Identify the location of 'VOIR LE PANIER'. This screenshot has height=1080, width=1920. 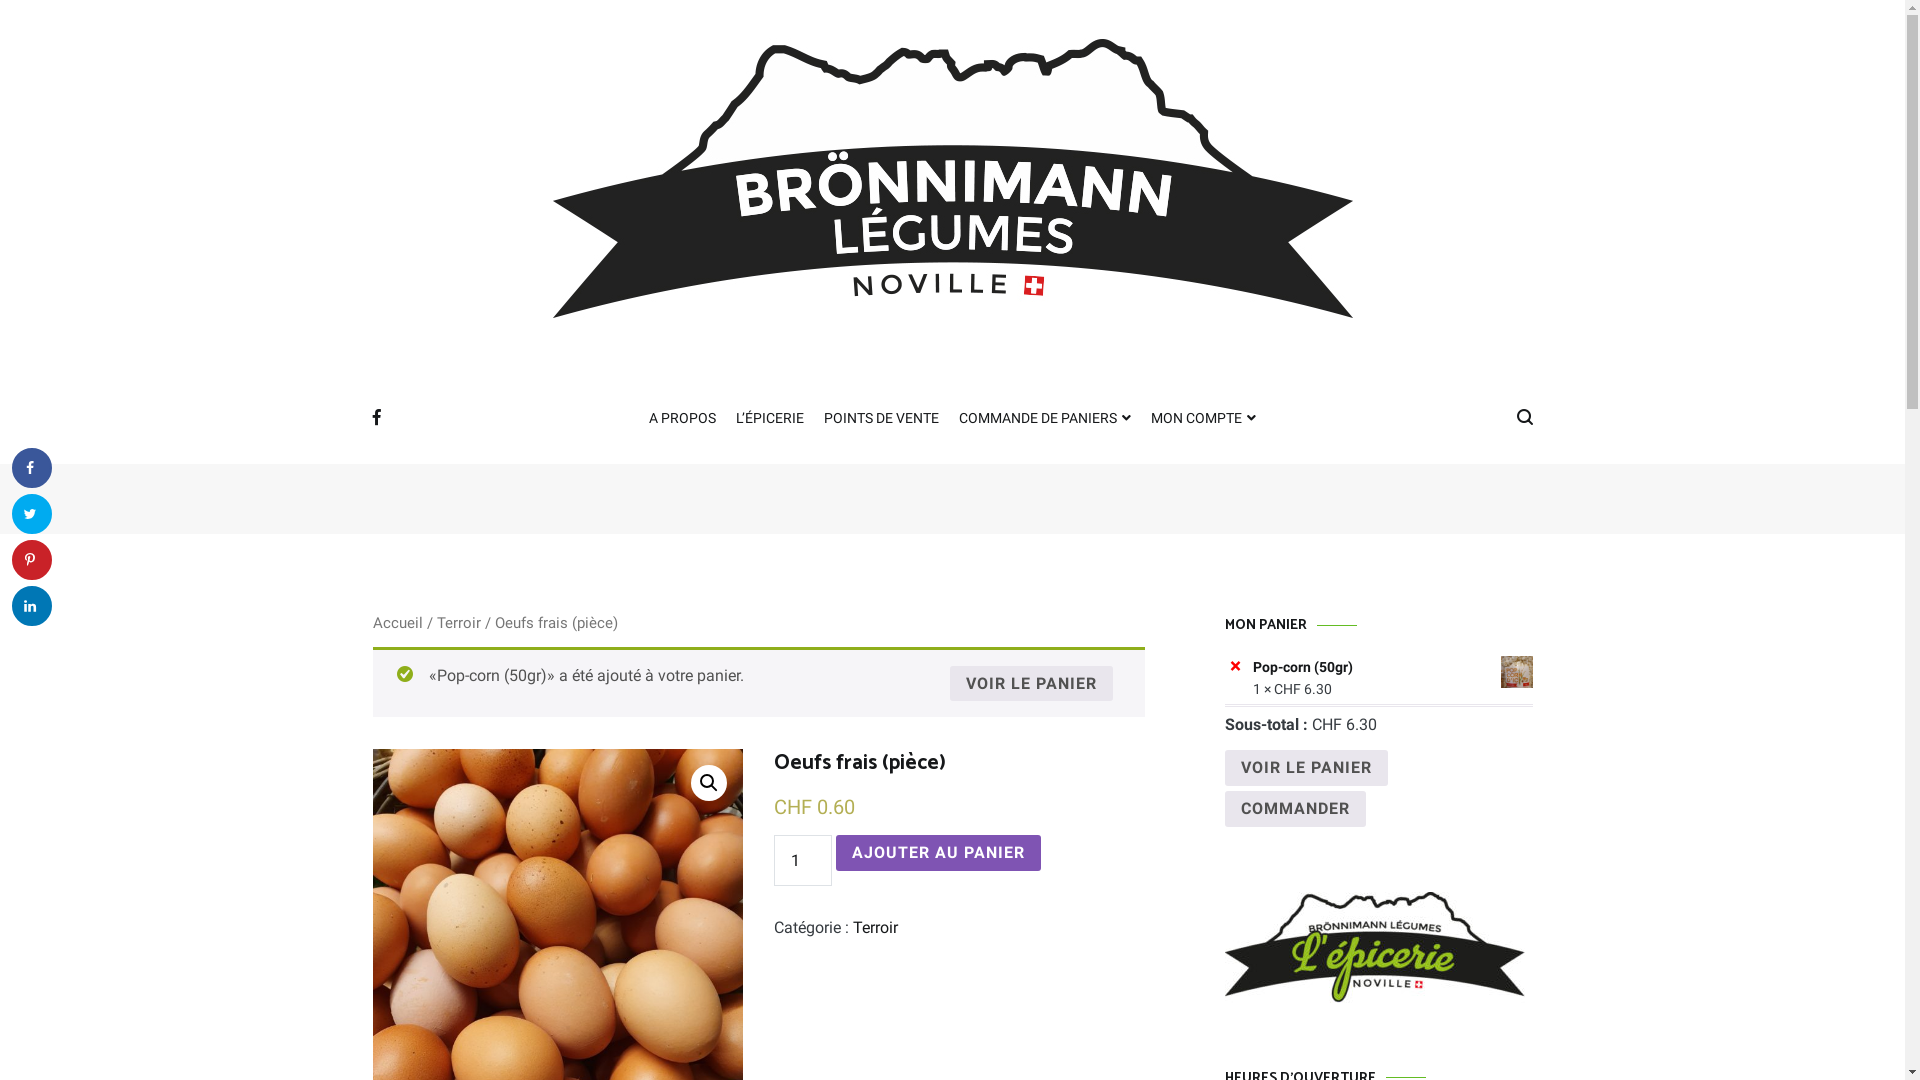
(1031, 682).